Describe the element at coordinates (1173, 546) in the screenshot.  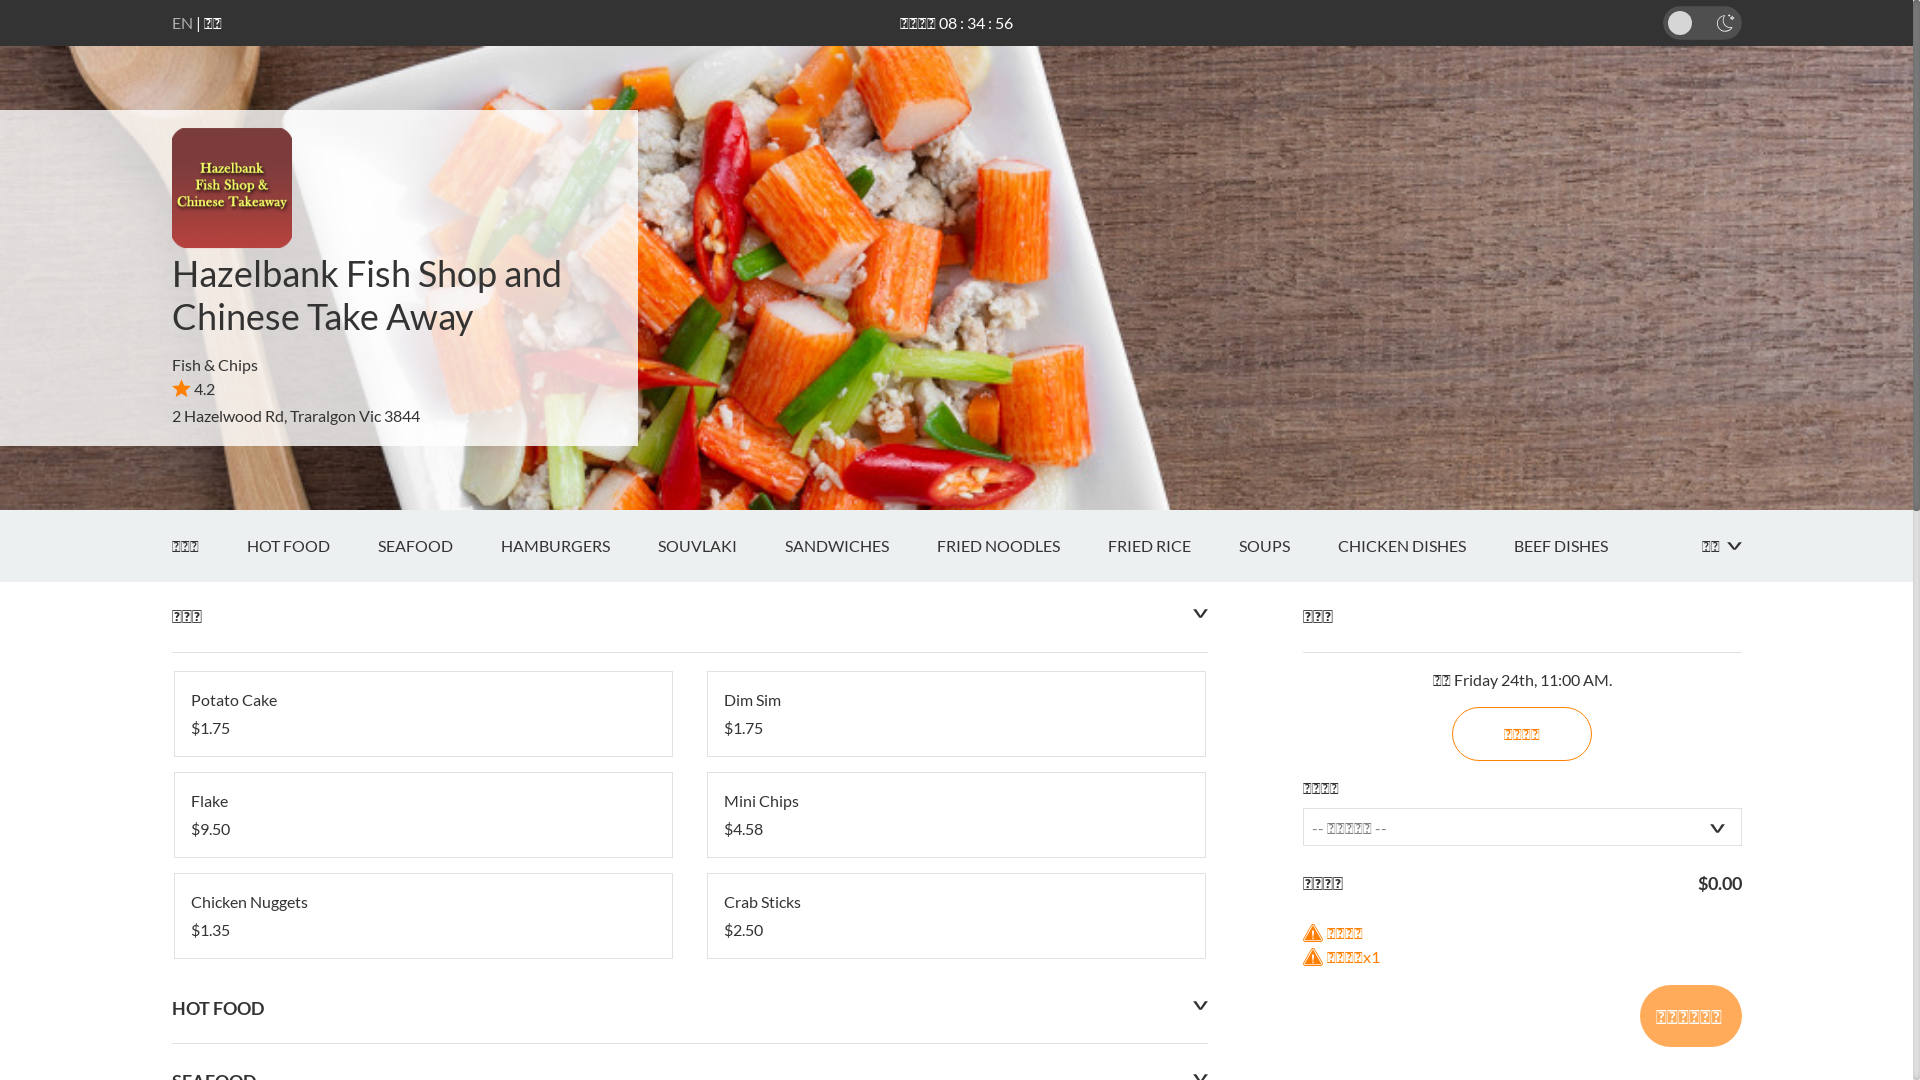
I see `'FRIED RICE'` at that location.